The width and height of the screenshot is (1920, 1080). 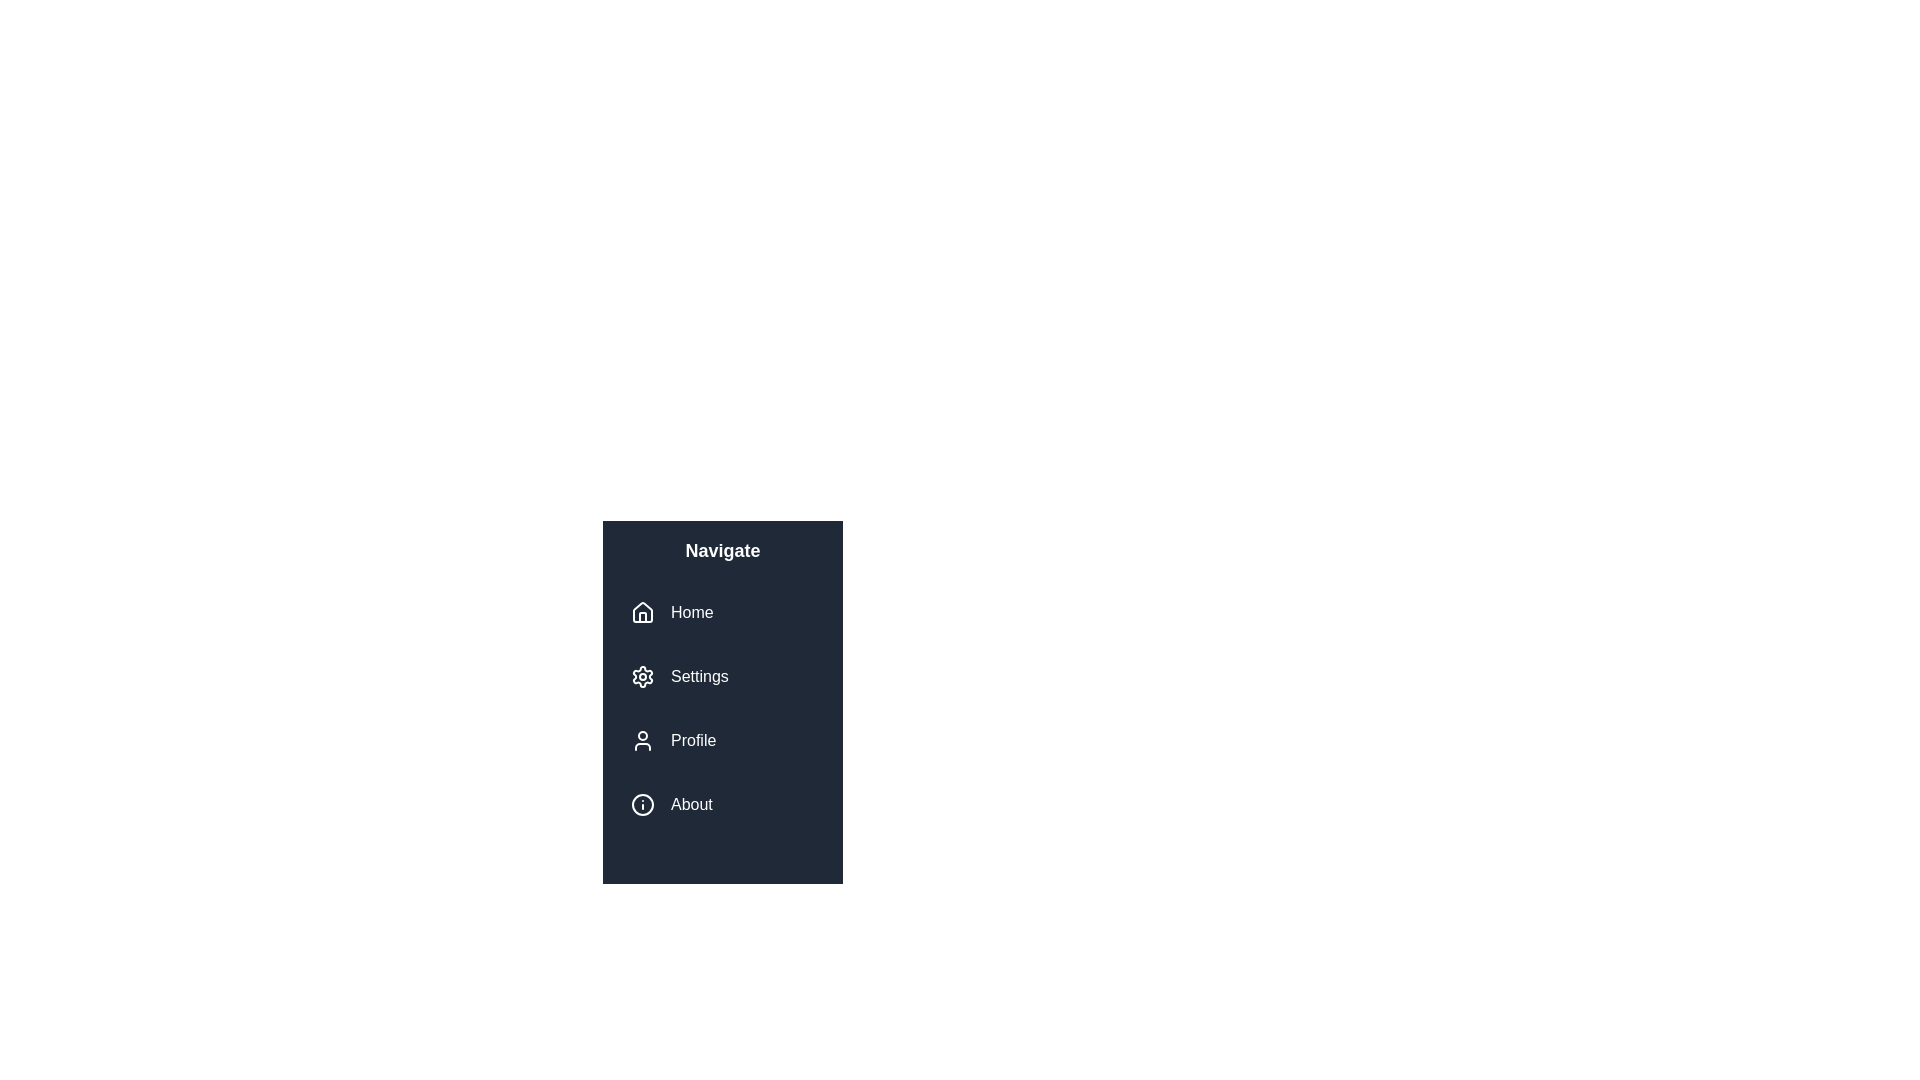 What do you see at coordinates (699, 676) in the screenshot?
I see `the 'Settings' text label located in the vertical navigation menu, positioned between 'Home' and 'Profile'` at bounding box center [699, 676].